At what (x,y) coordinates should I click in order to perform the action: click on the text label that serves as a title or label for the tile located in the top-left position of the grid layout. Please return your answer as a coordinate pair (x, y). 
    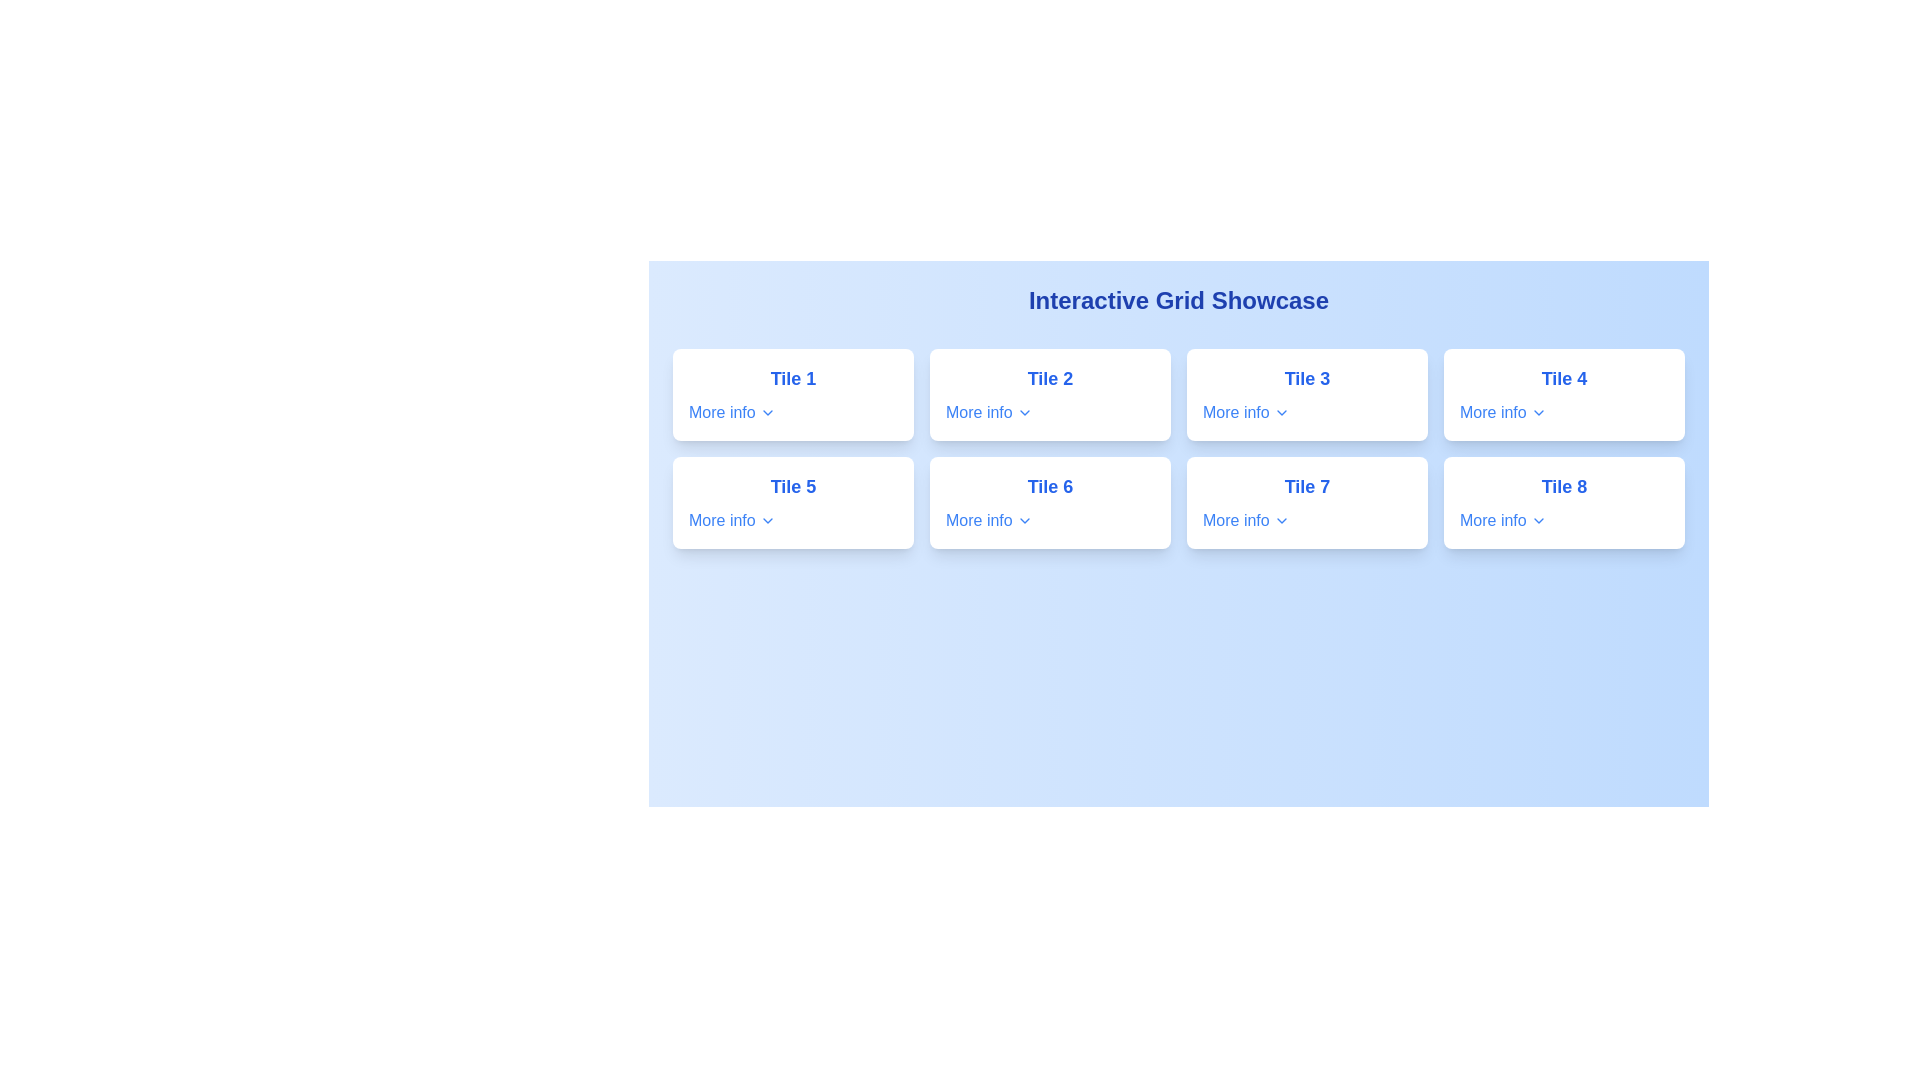
    Looking at the image, I should click on (792, 378).